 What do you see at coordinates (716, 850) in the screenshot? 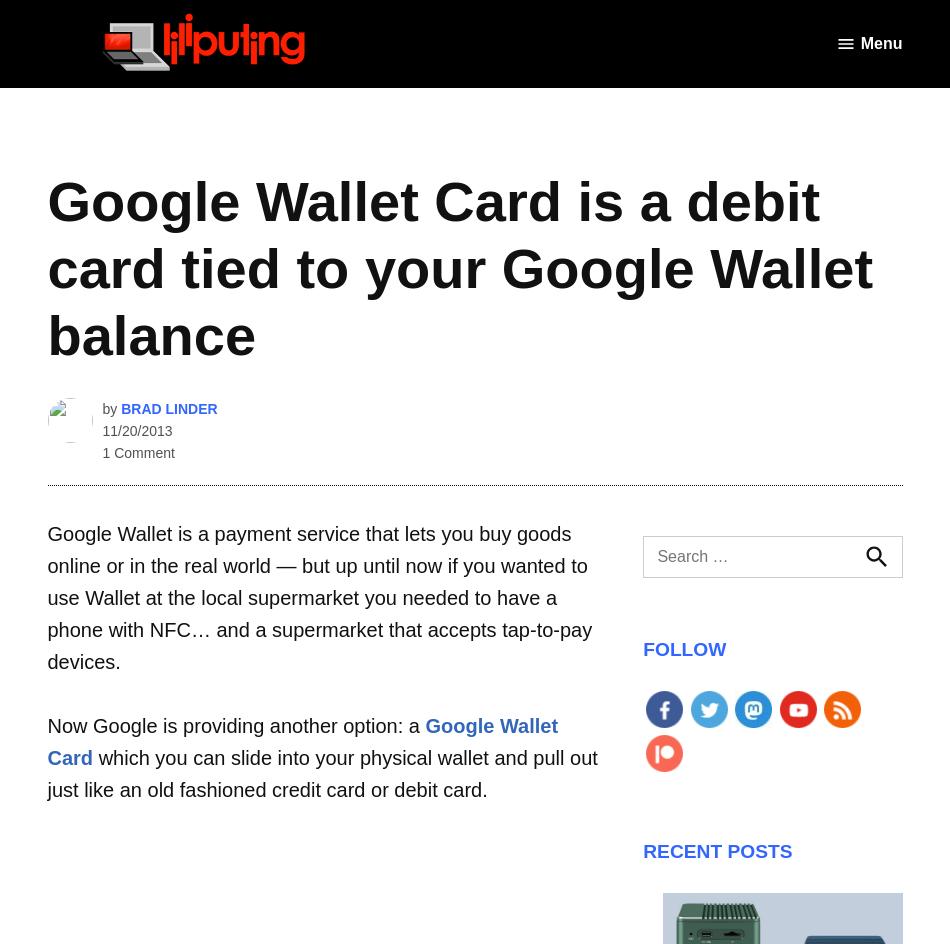
I see `'Recent Posts'` at bounding box center [716, 850].